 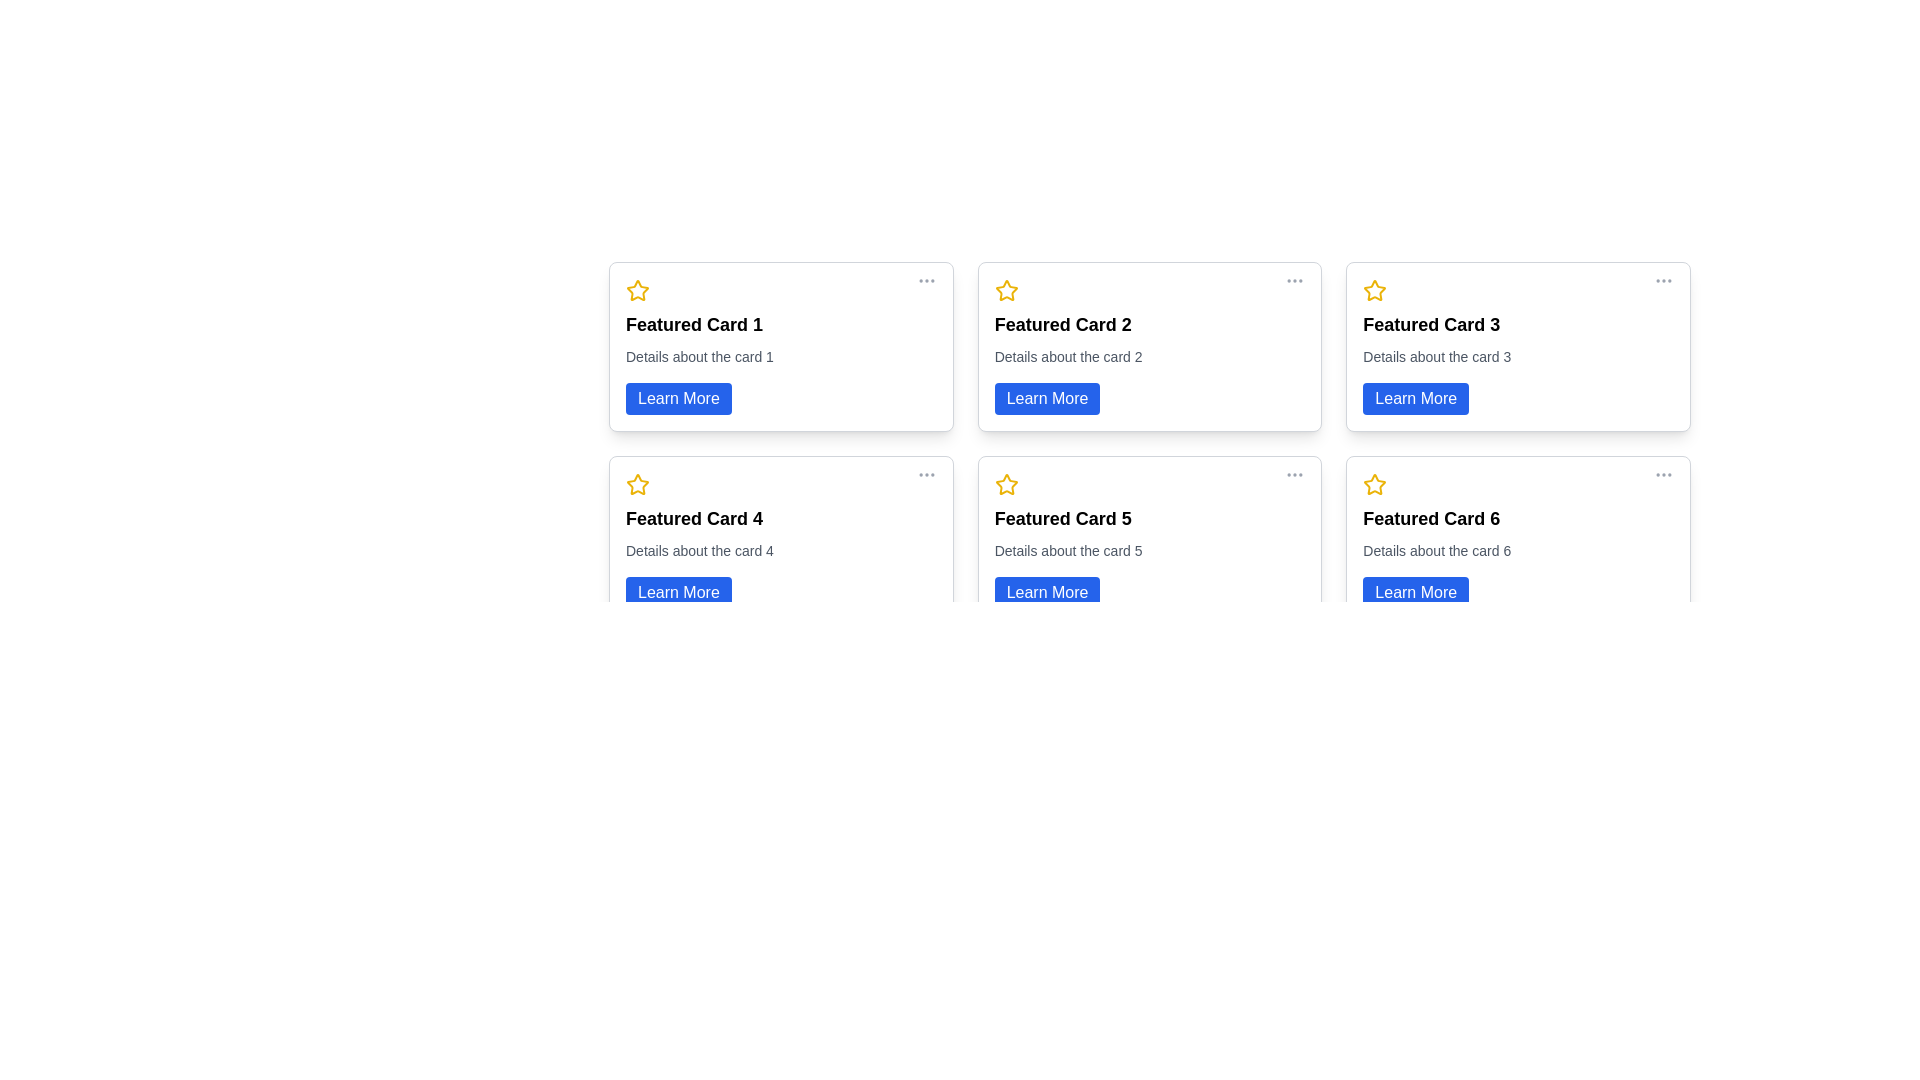 I want to click on the yellow star icon with no fill color and a yellow stroke, located at the top-left corner of the 'Featured Card 3', so click(x=1374, y=290).